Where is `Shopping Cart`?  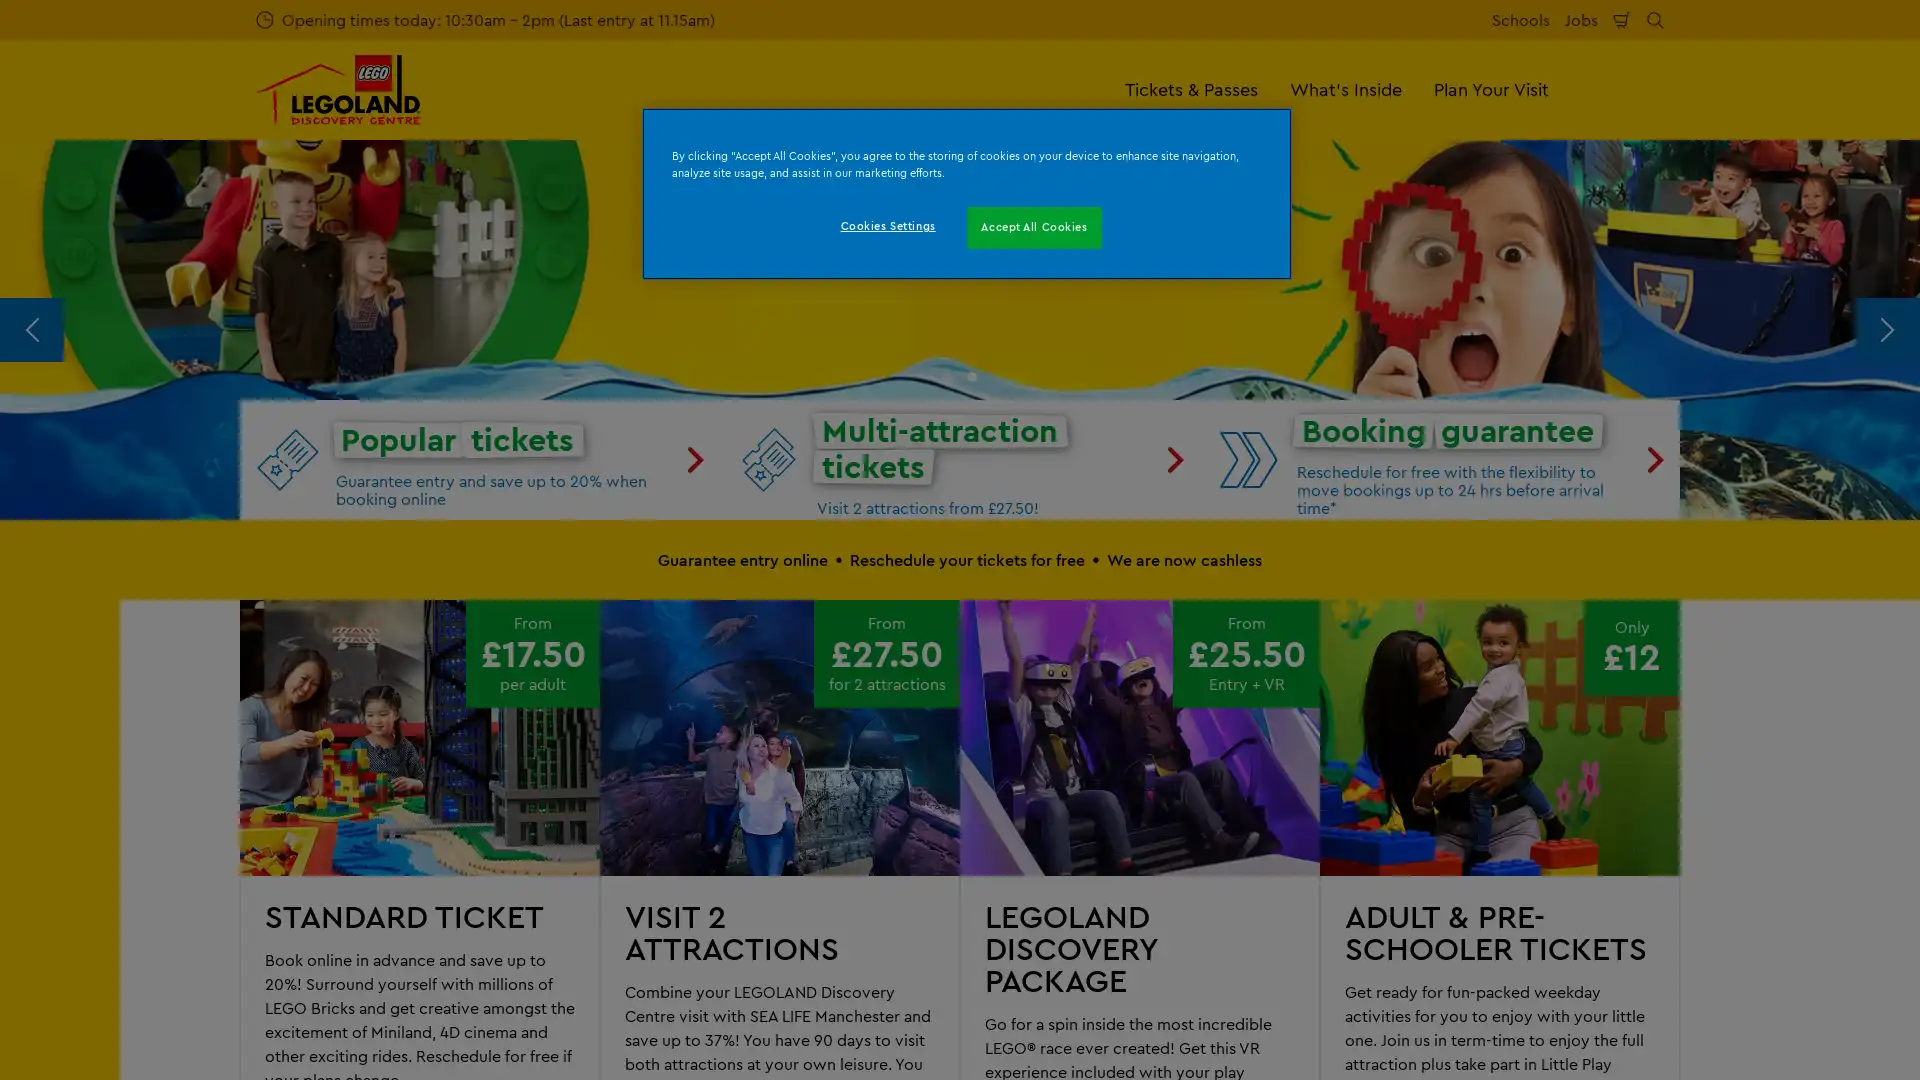
Shopping Cart is located at coordinates (1622, 19).